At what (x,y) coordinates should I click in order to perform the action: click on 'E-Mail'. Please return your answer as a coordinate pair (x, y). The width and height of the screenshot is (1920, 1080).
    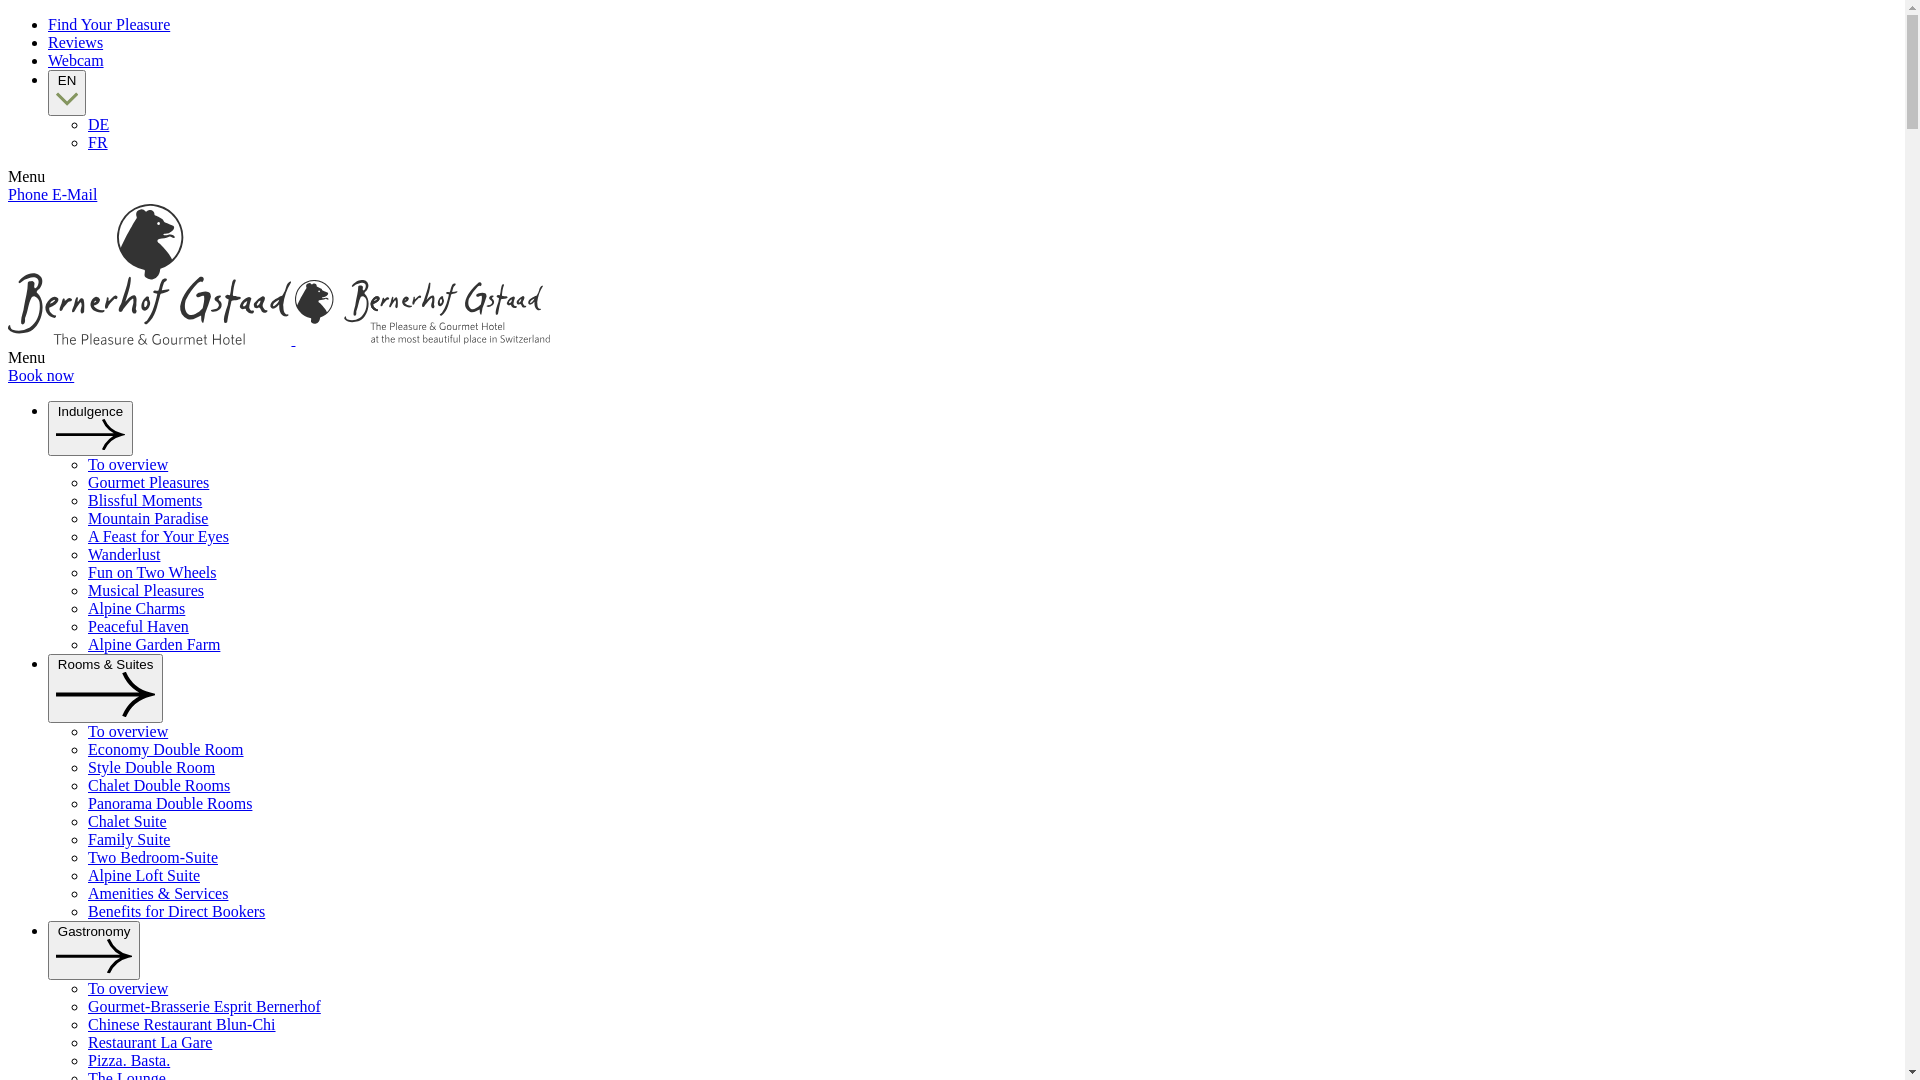
    Looking at the image, I should click on (74, 194).